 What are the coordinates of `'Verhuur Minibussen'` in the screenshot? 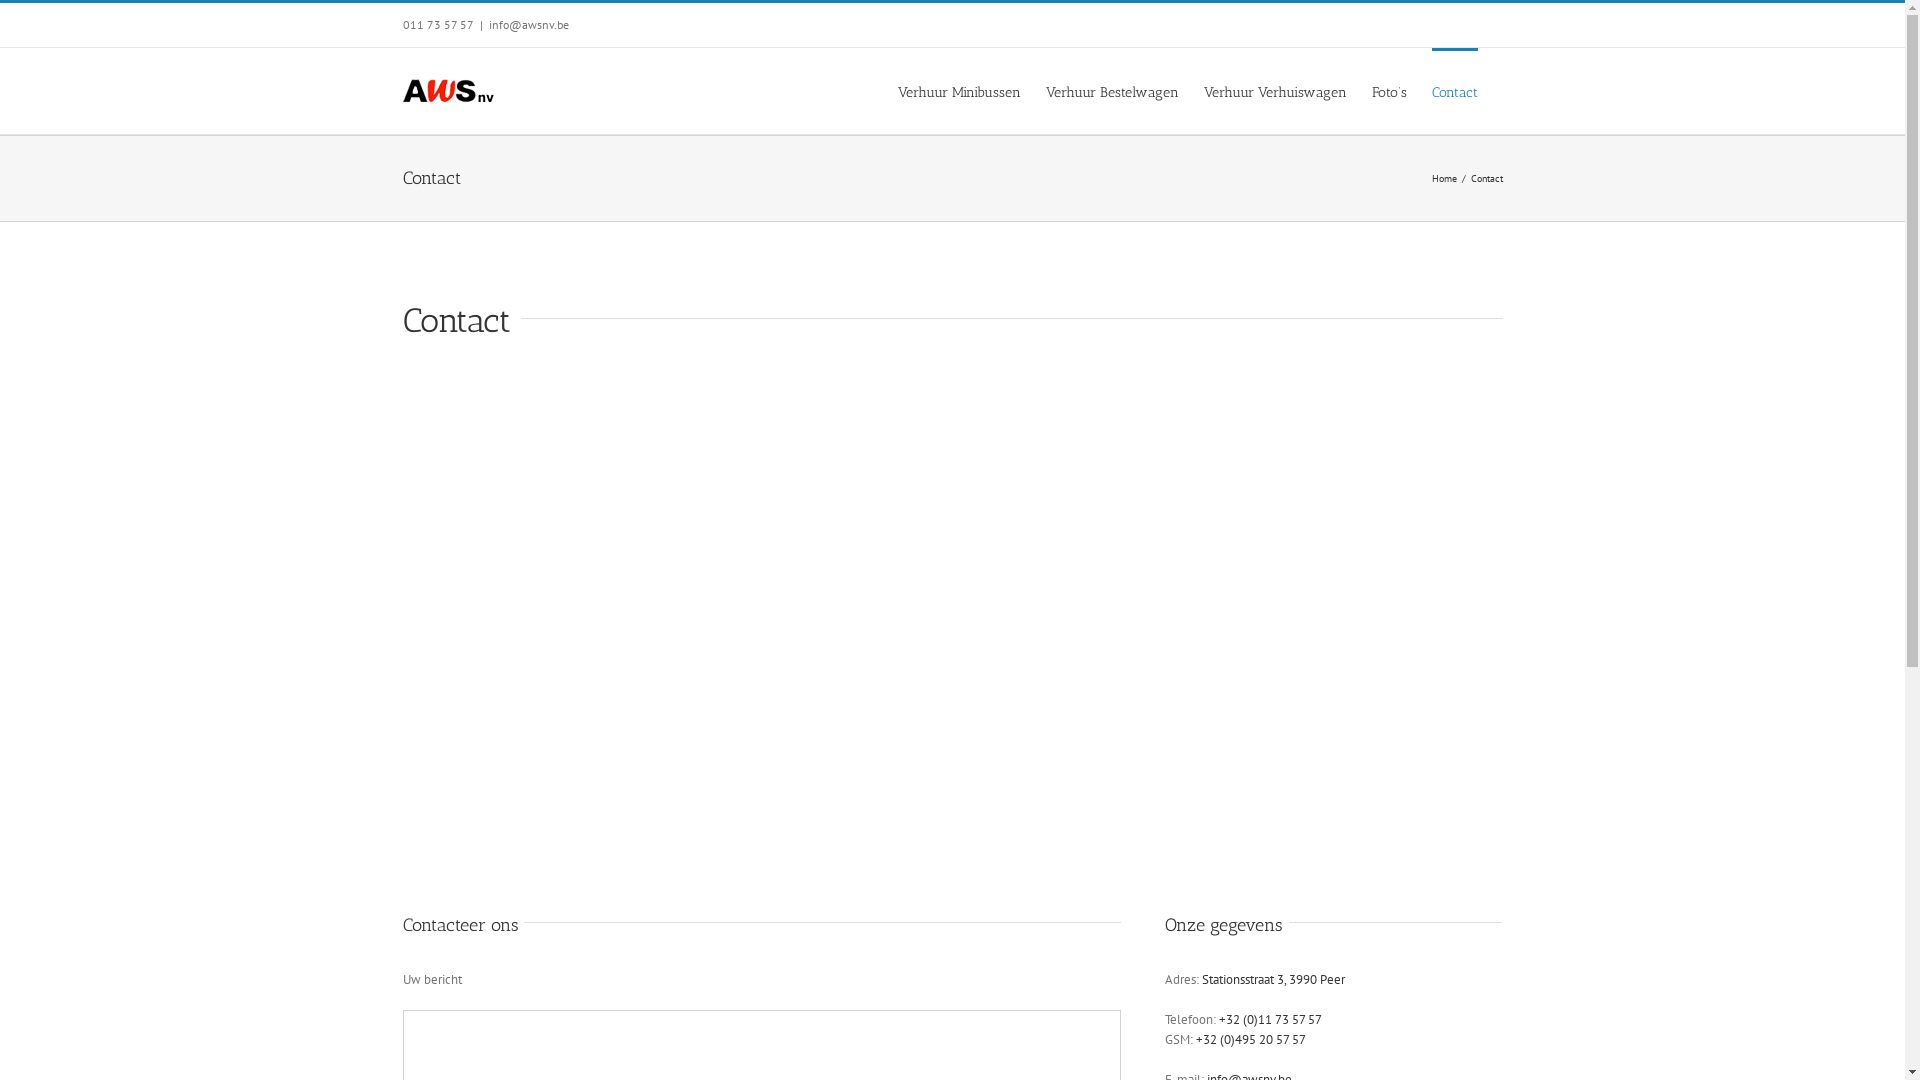 It's located at (958, 91).